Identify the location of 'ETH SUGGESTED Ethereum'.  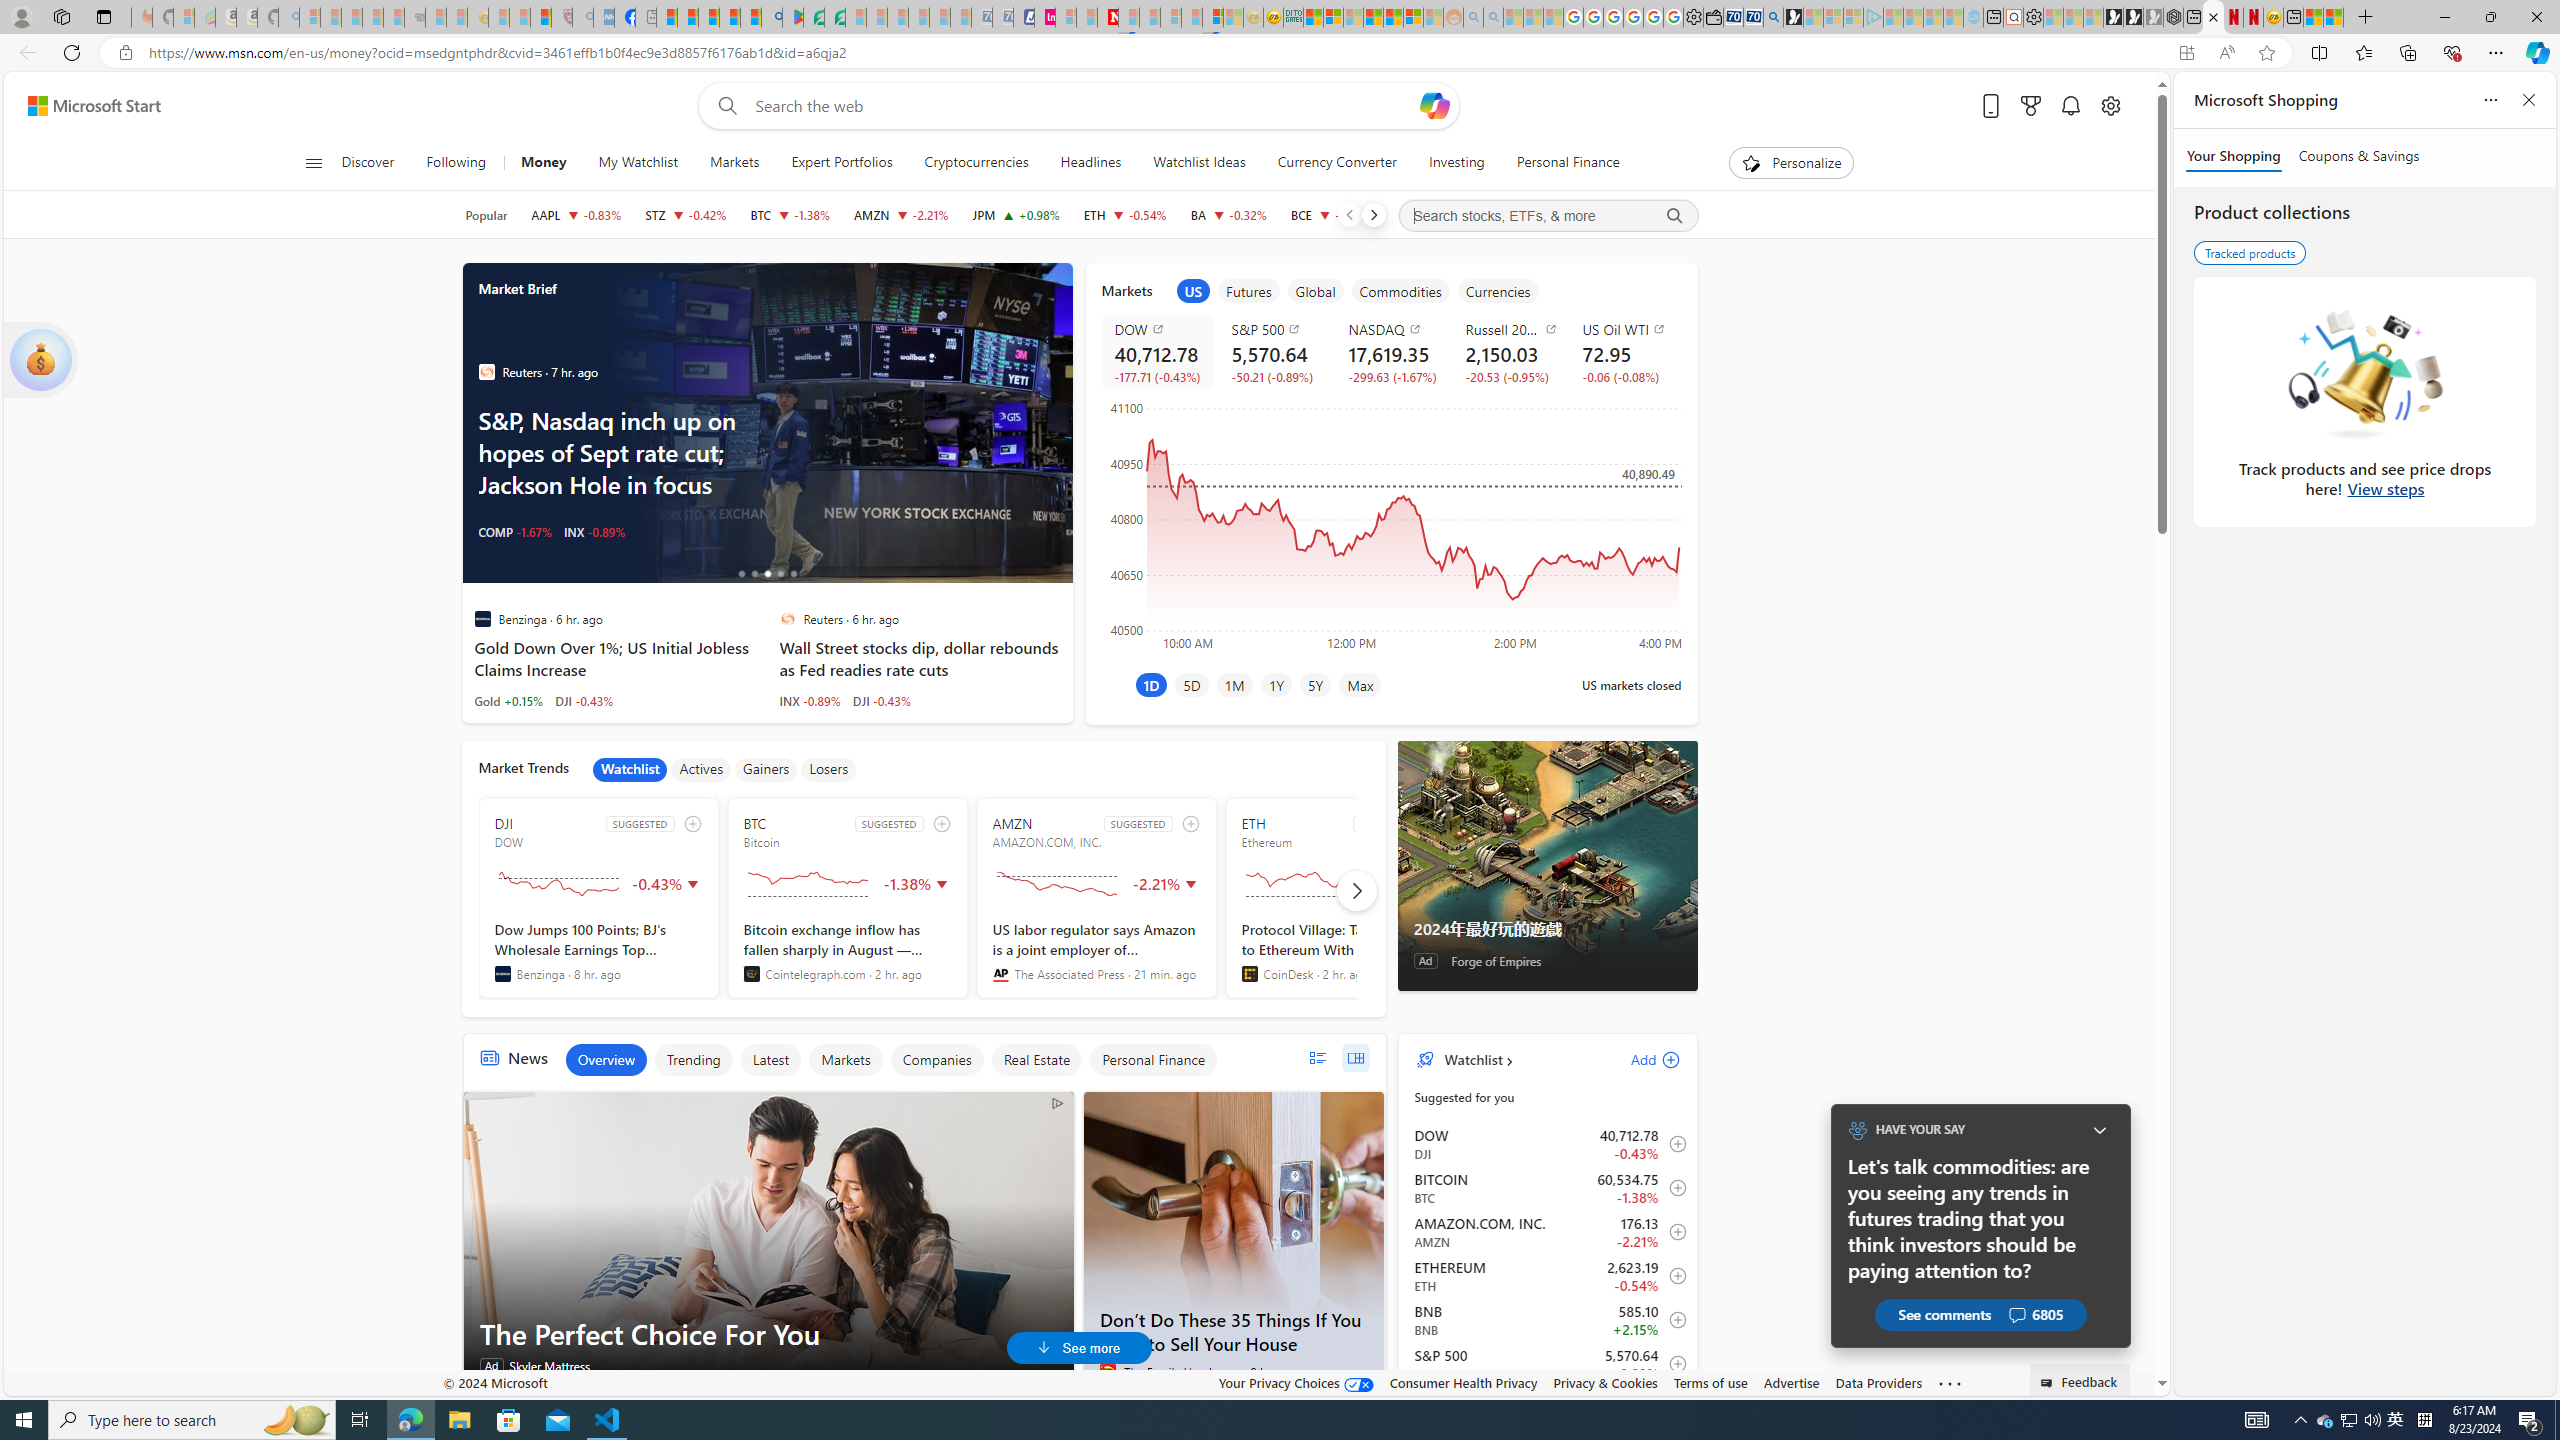
(1345, 896).